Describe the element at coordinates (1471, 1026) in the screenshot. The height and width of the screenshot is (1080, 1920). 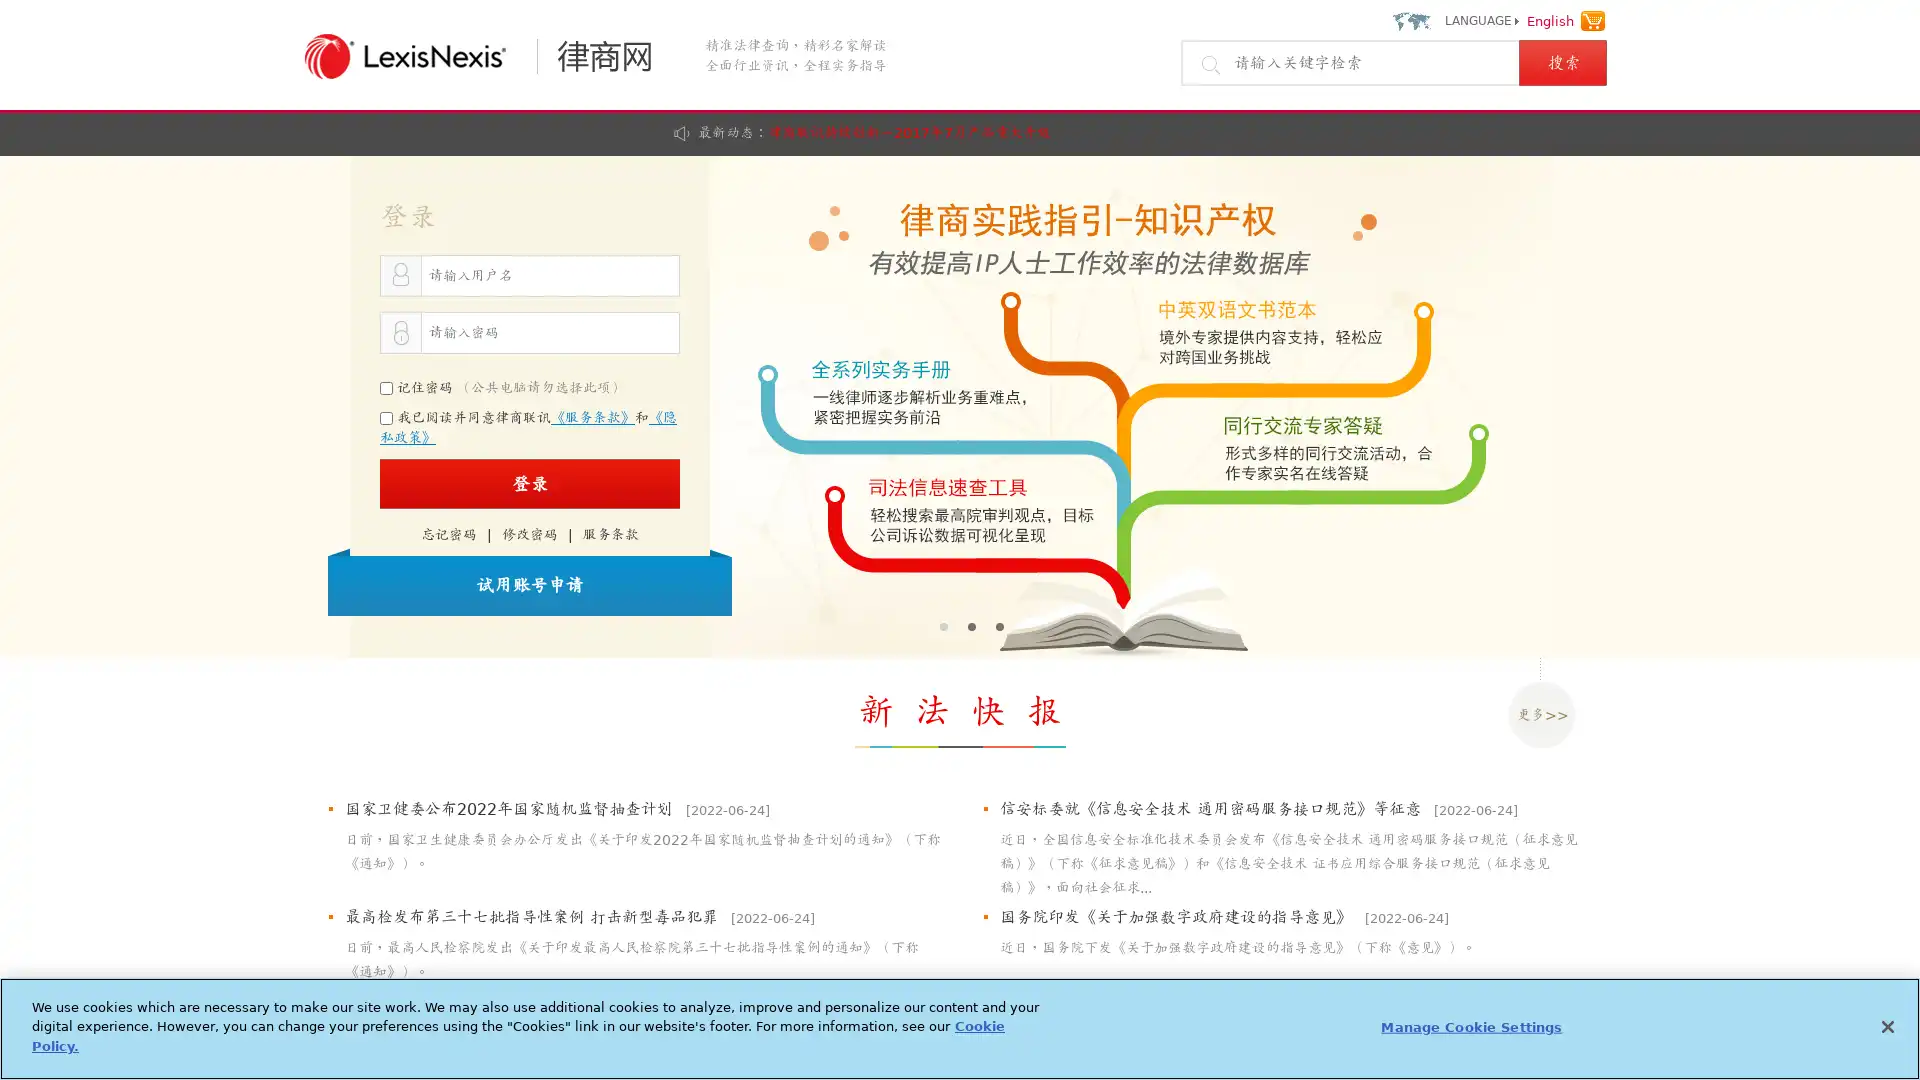
I see `Manage Cookie Settings` at that location.